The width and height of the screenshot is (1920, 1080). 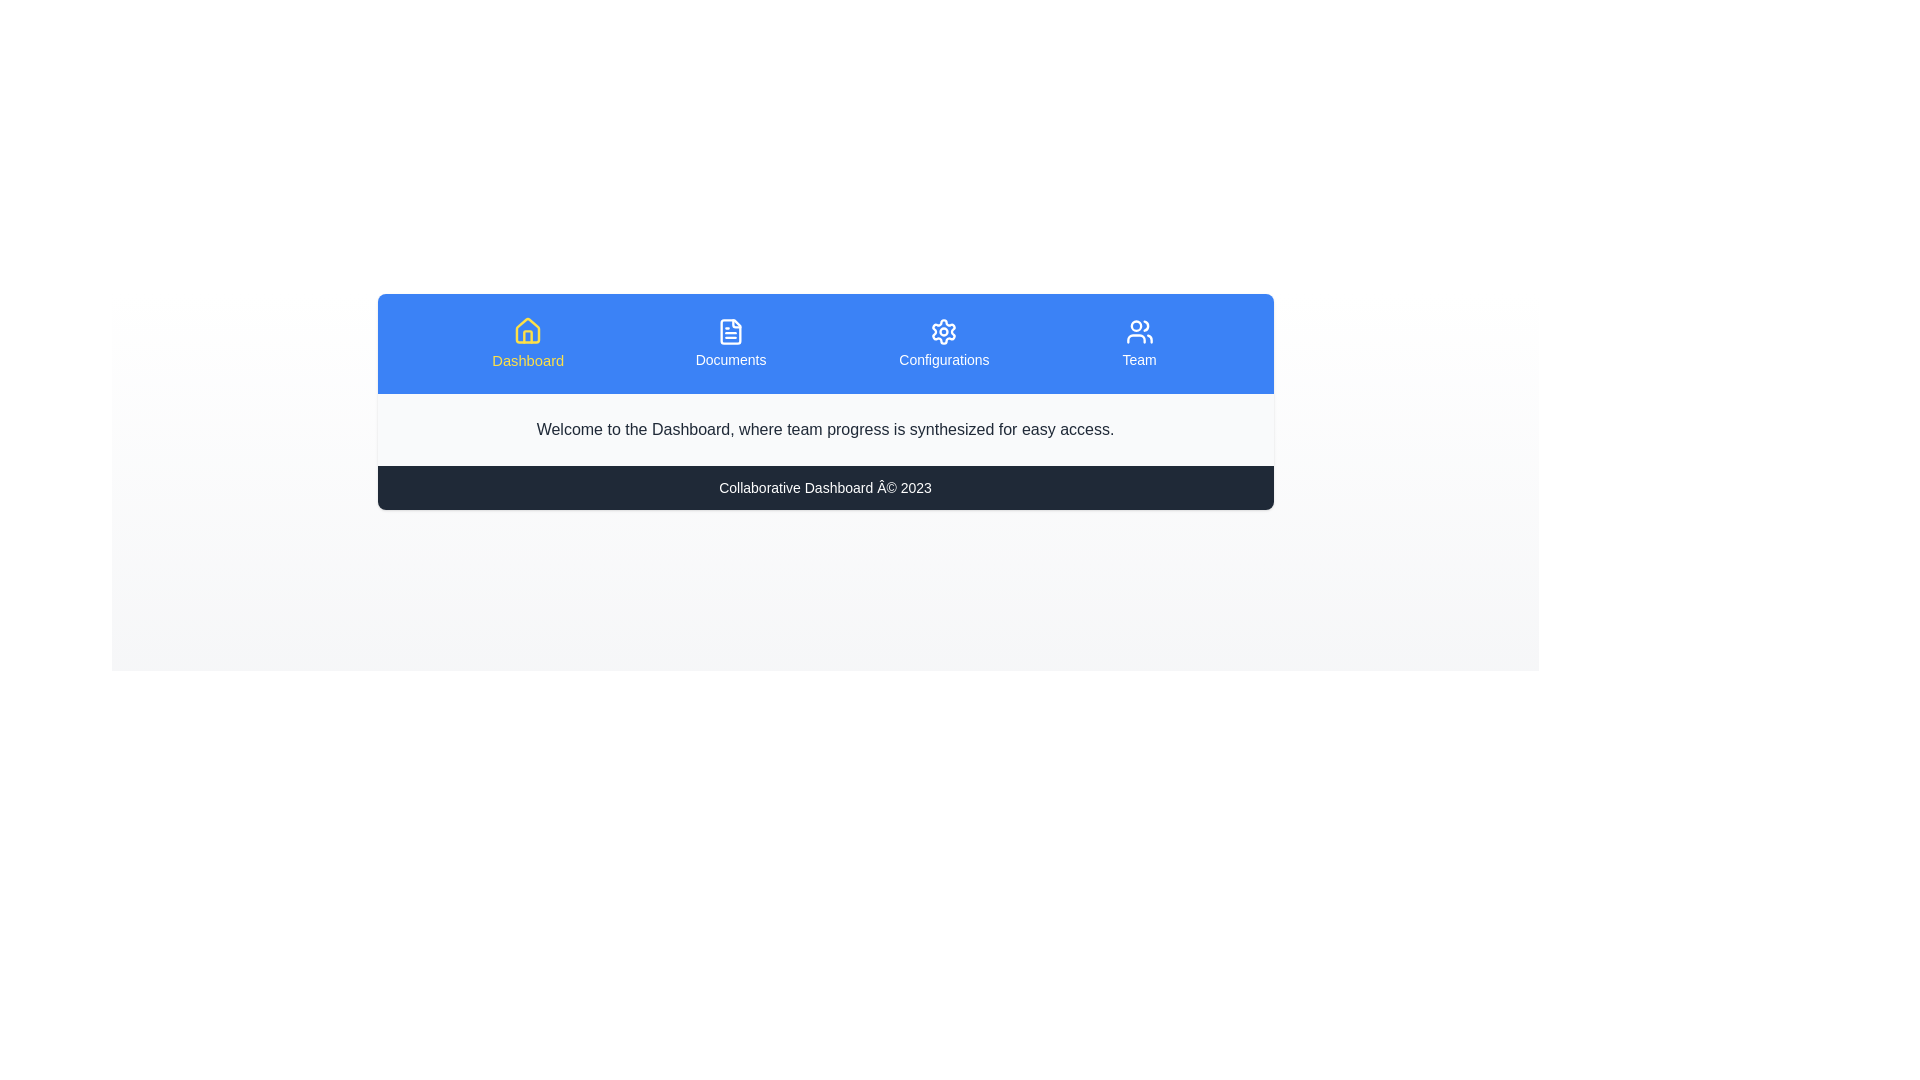 What do you see at coordinates (528, 342) in the screenshot?
I see `the tab labeled Dashboard` at bounding box center [528, 342].